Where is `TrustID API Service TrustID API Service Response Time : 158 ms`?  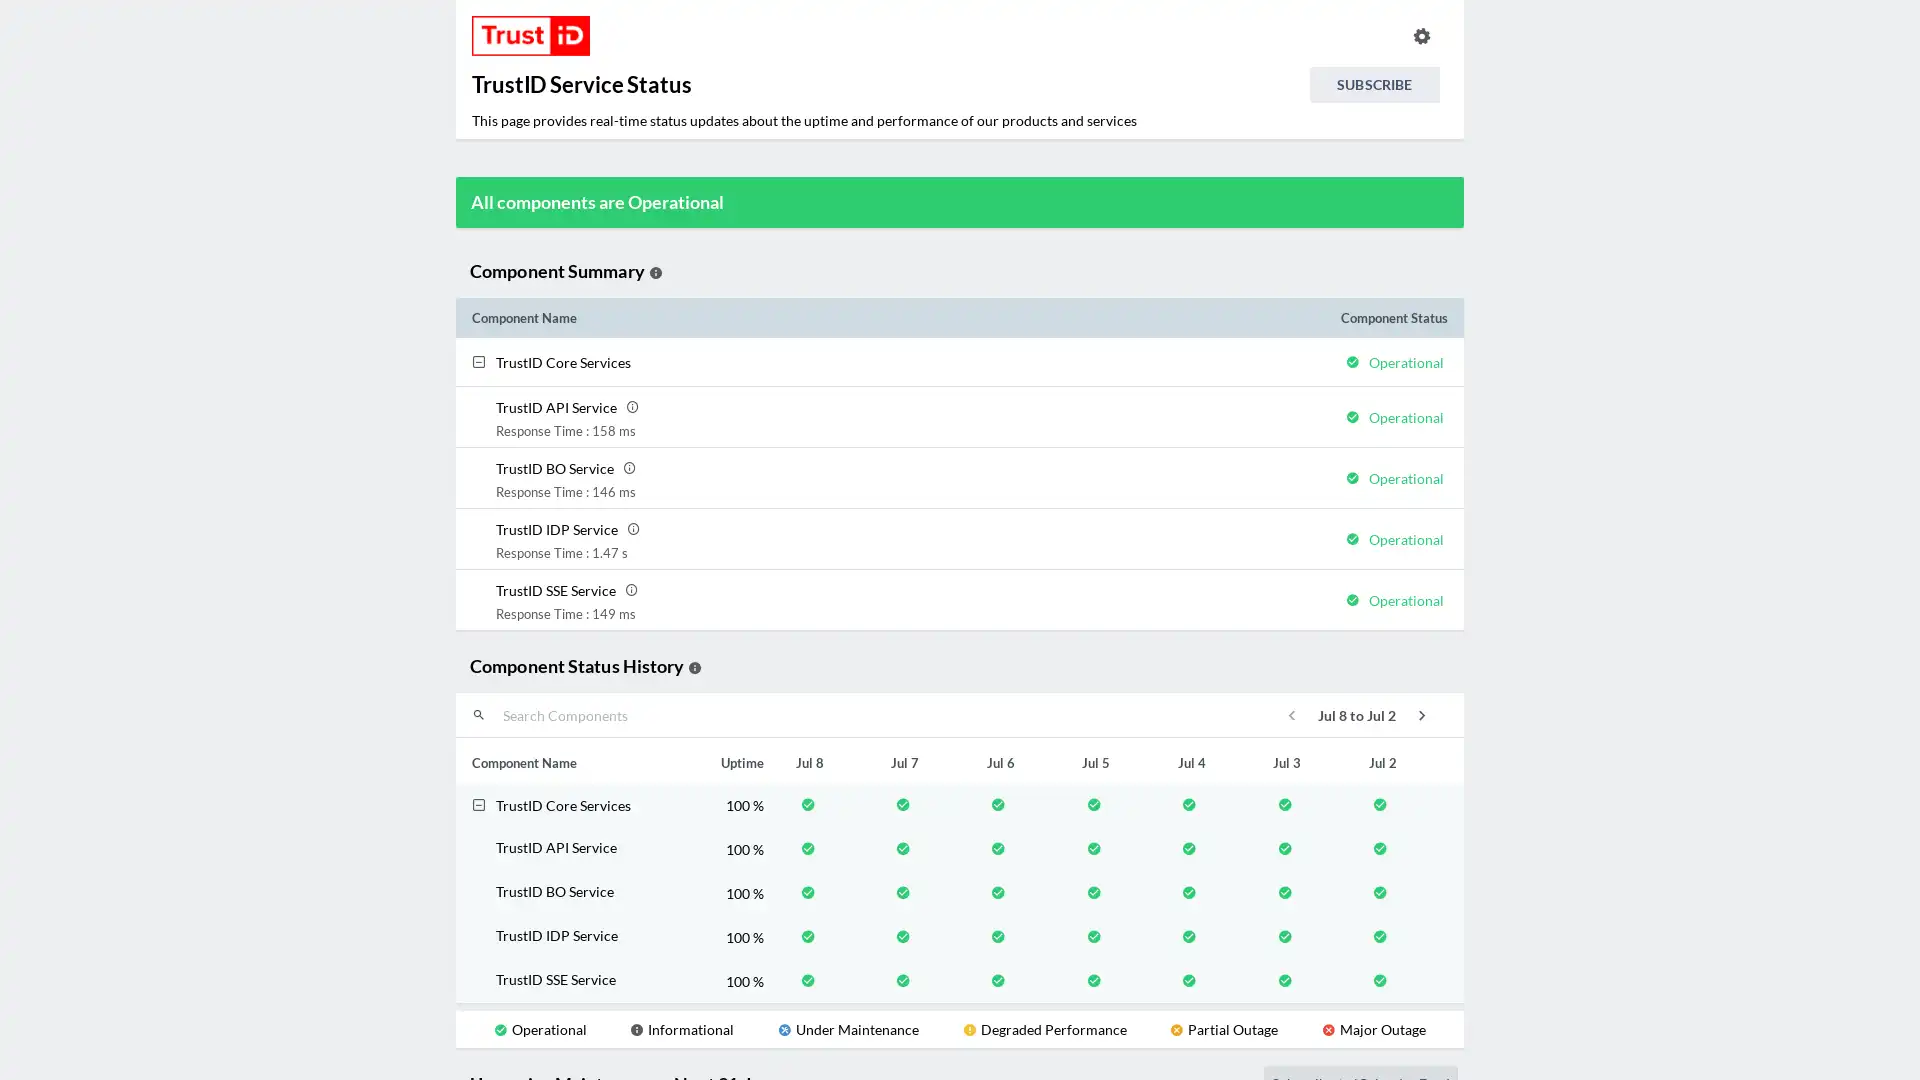
TrustID API Service TrustID API Service Response Time : 158 ms is located at coordinates (838, 415).